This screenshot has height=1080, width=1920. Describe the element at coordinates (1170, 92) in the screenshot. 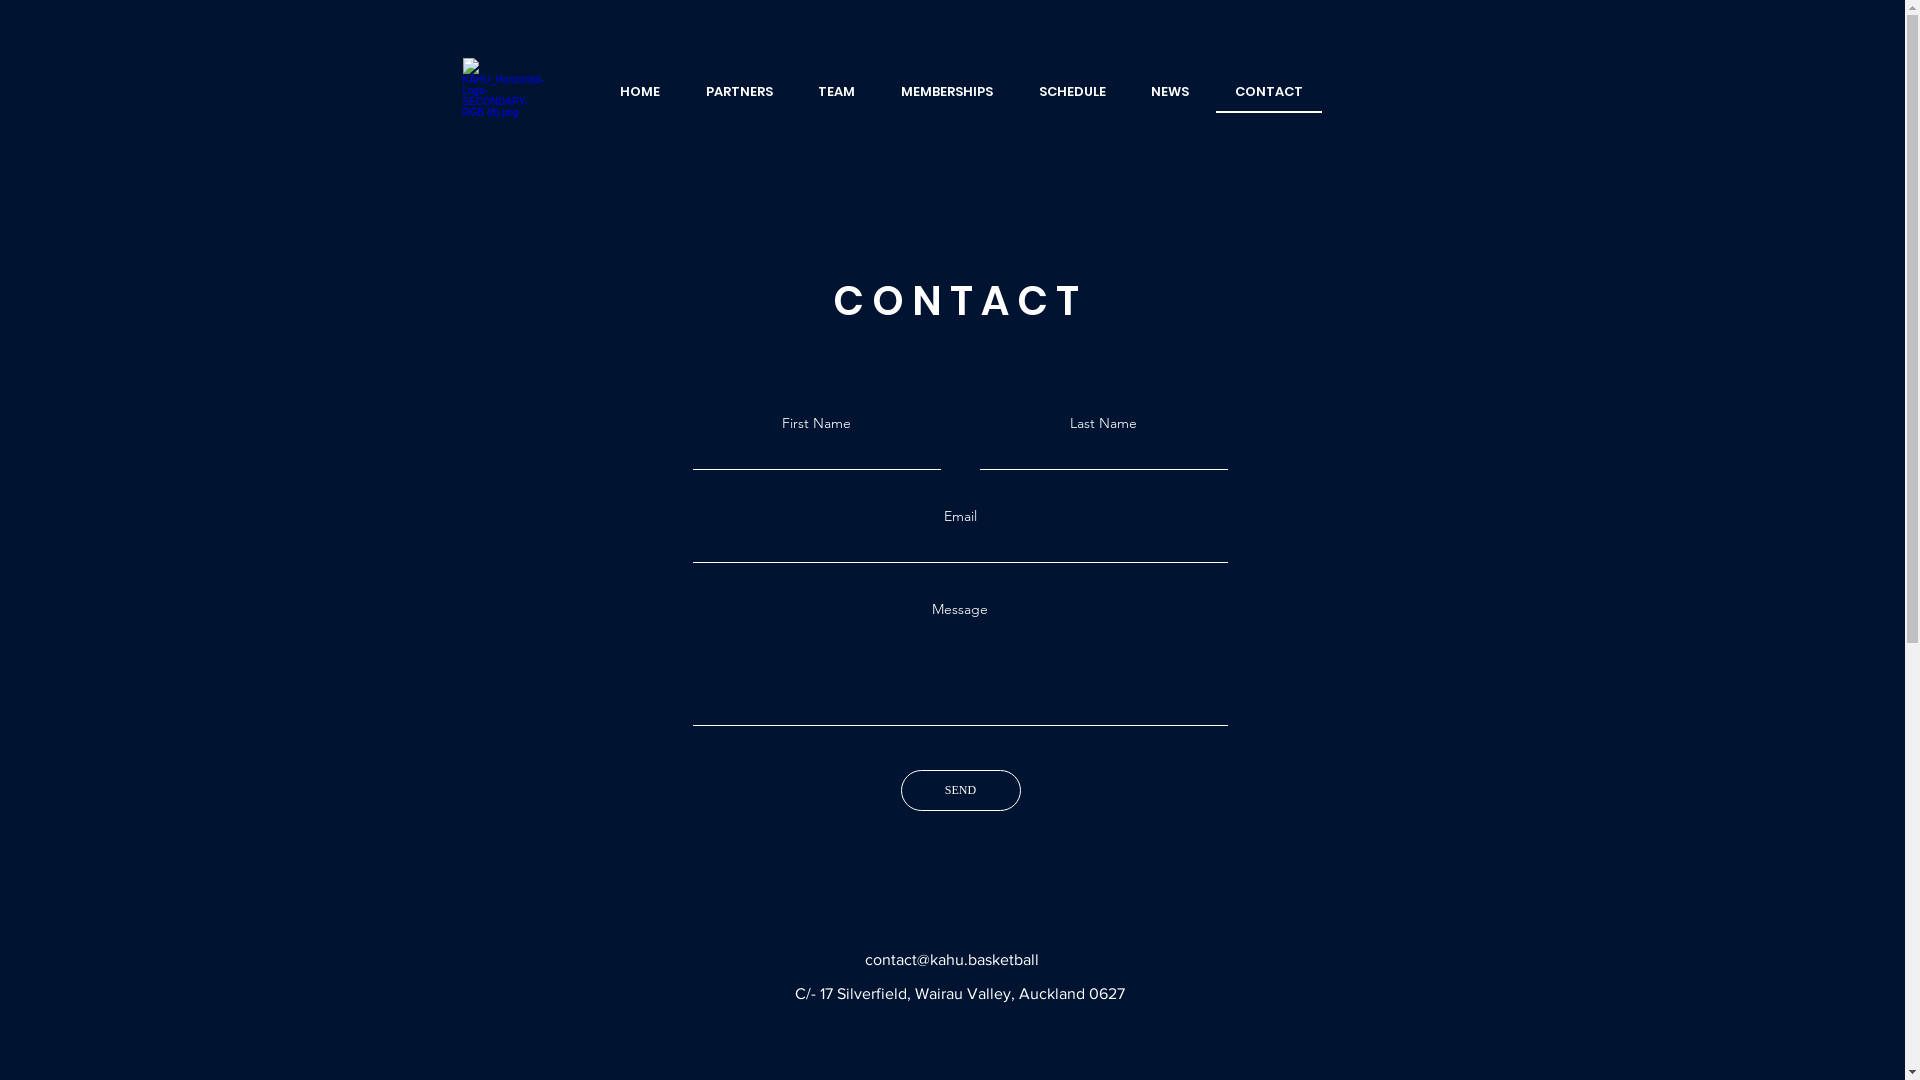

I see `'NEWS'` at that location.